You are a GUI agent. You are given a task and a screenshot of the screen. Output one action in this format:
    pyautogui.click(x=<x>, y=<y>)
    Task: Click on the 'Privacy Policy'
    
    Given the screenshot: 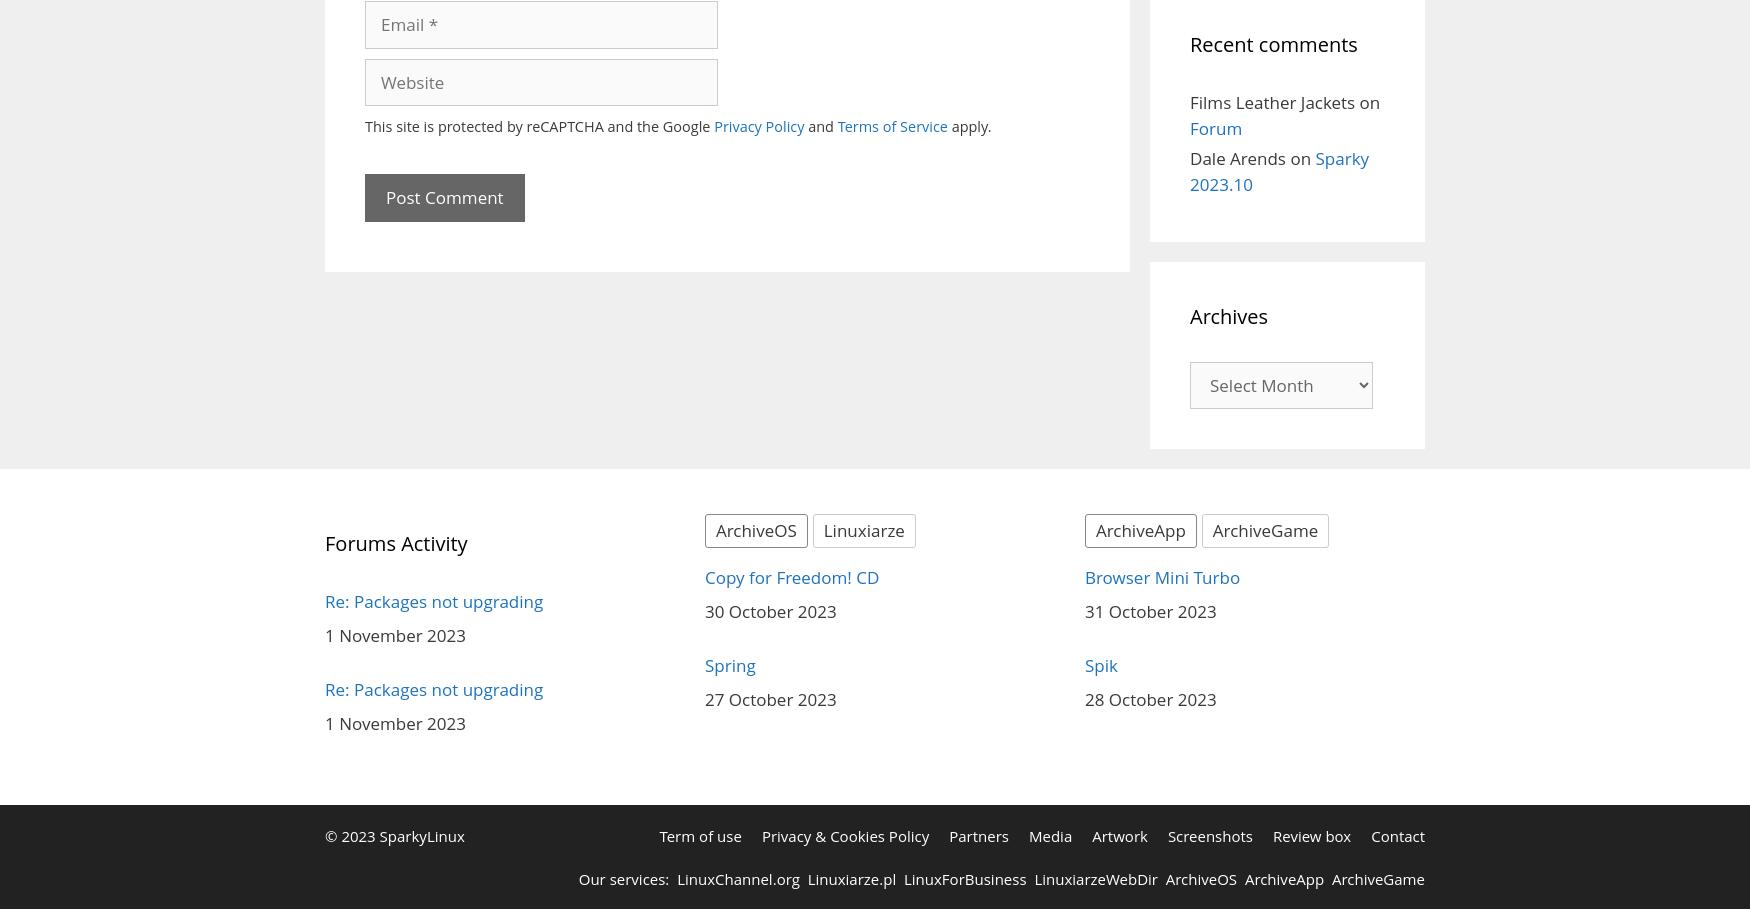 What is the action you would take?
    pyautogui.click(x=757, y=126)
    